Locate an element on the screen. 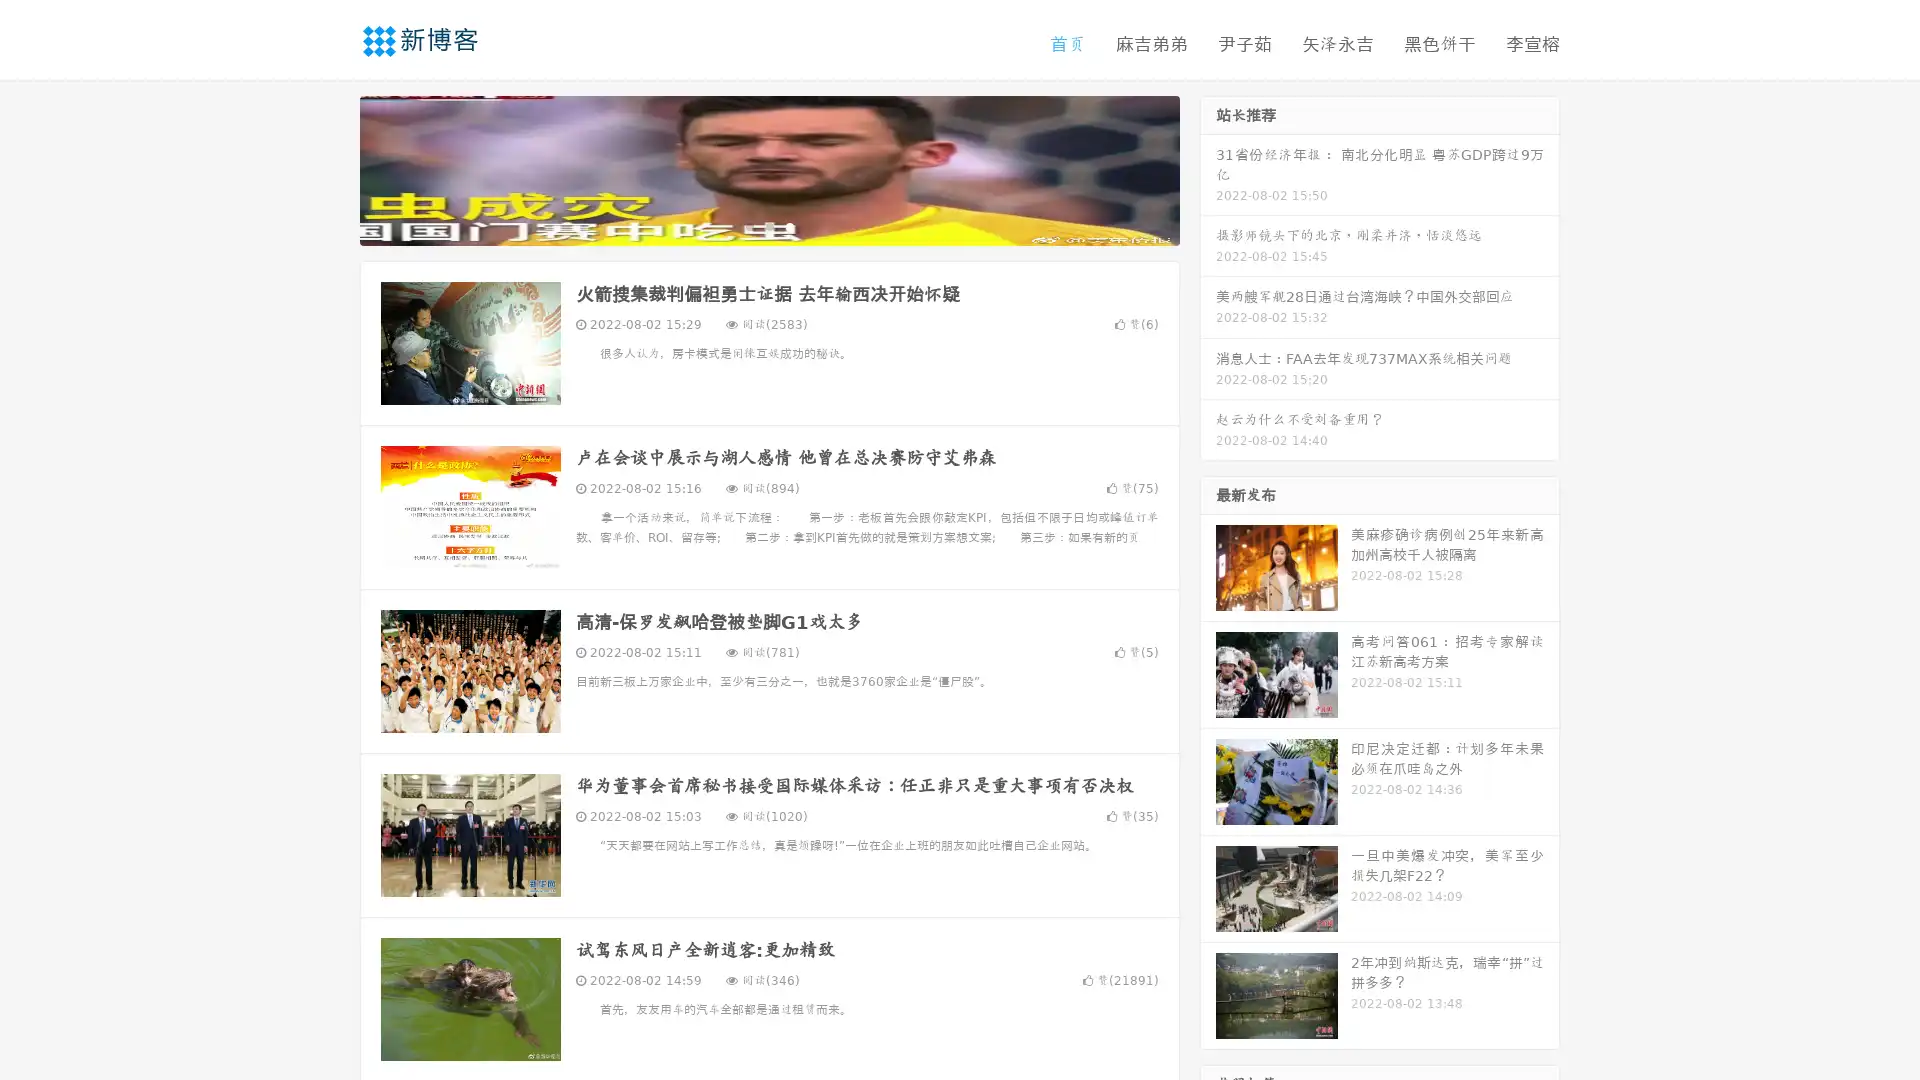 This screenshot has height=1080, width=1920. Go to slide 3 is located at coordinates (789, 225).